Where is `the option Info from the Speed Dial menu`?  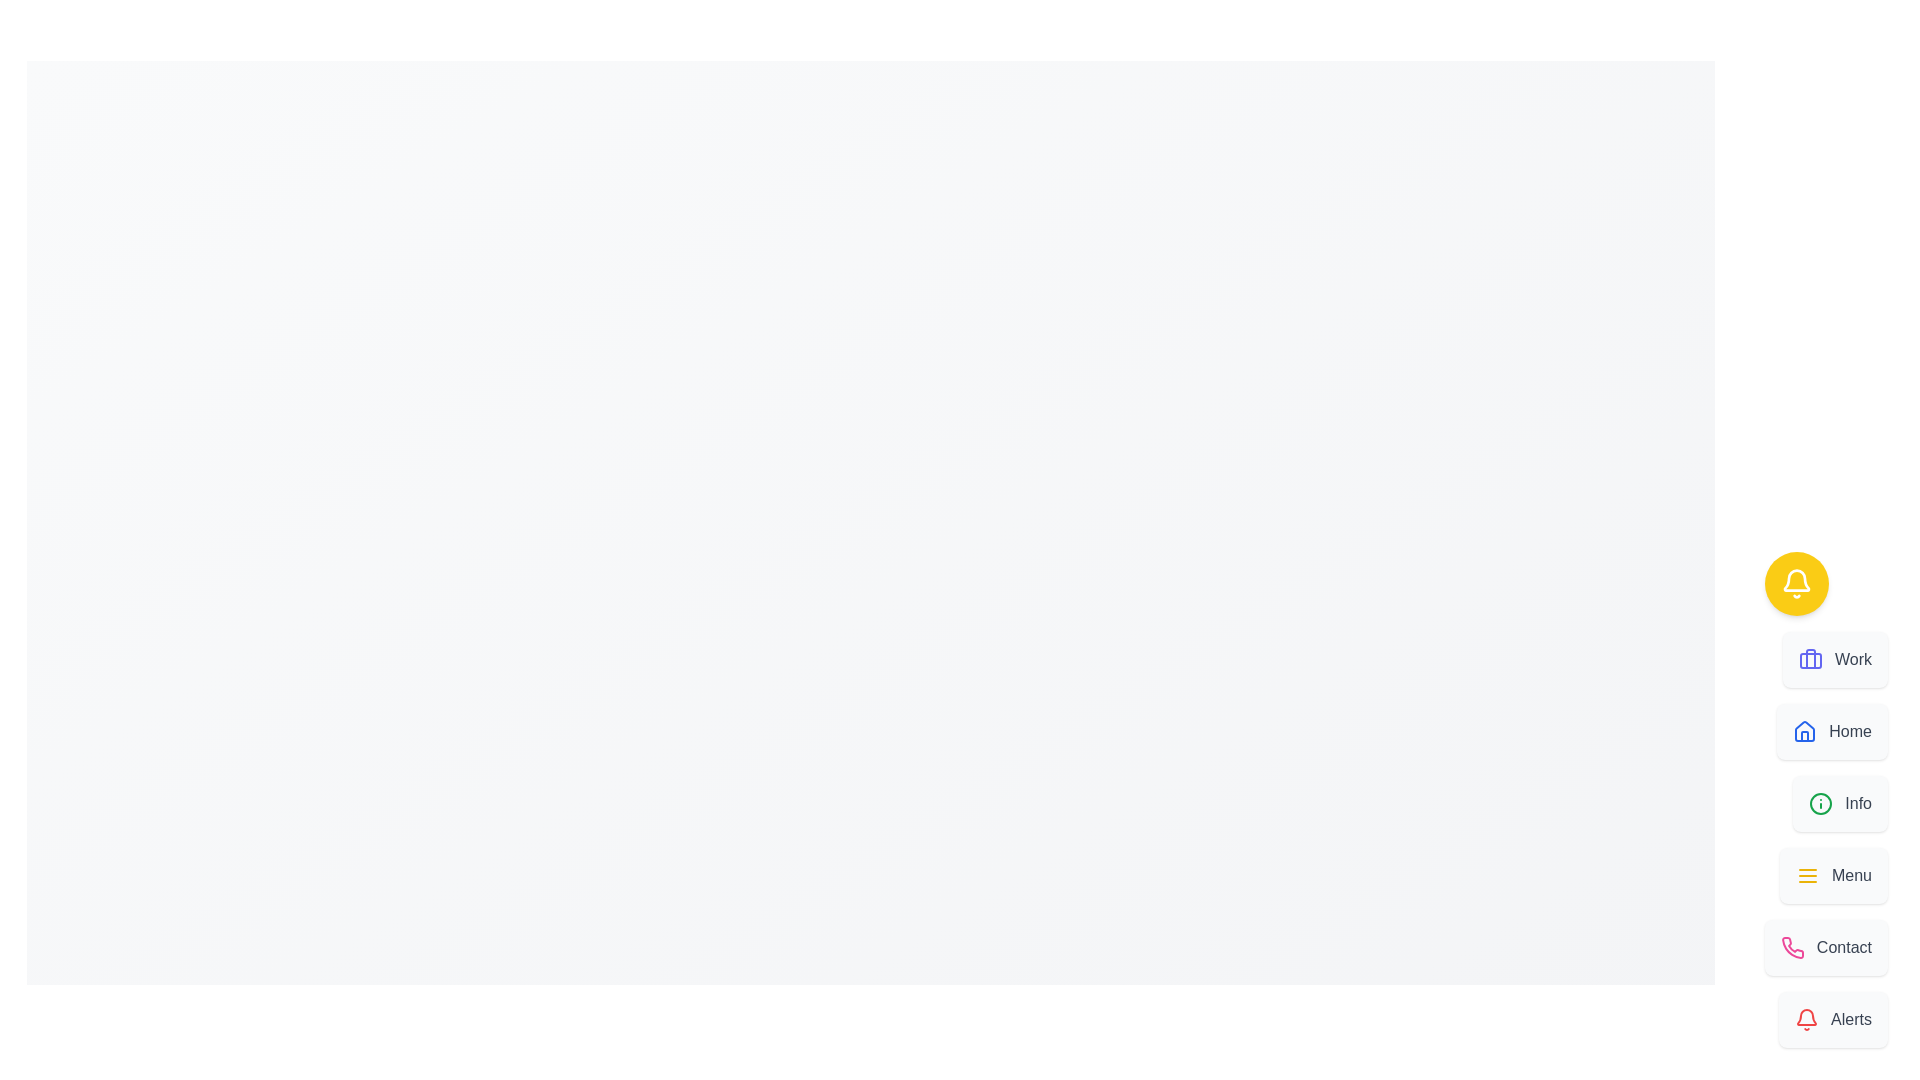
the option Info from the Speed Dial menu is located at coordinates (1840, 802).